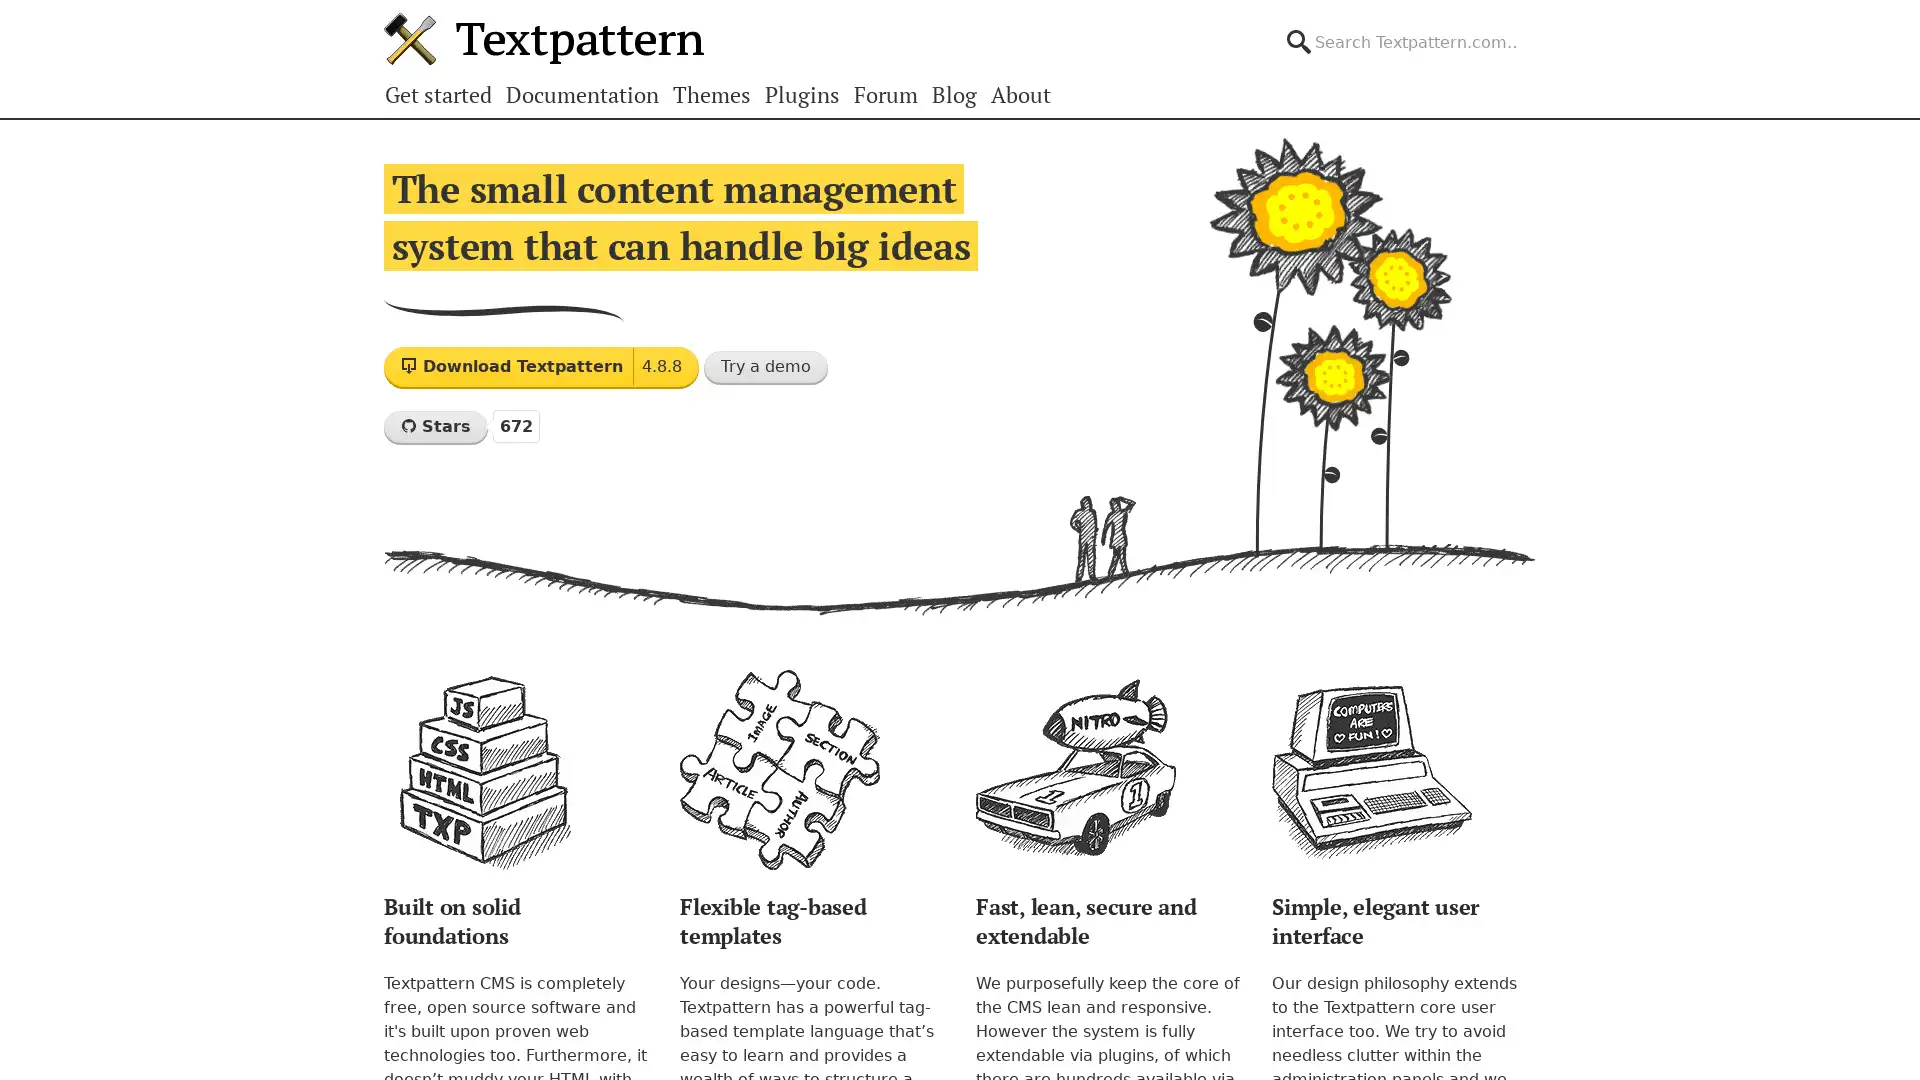 This screenshot has width=1920, height=1080. Describe the element at coordinates (1534, 24) in the screenshot. I see `Submit Search` at that location.